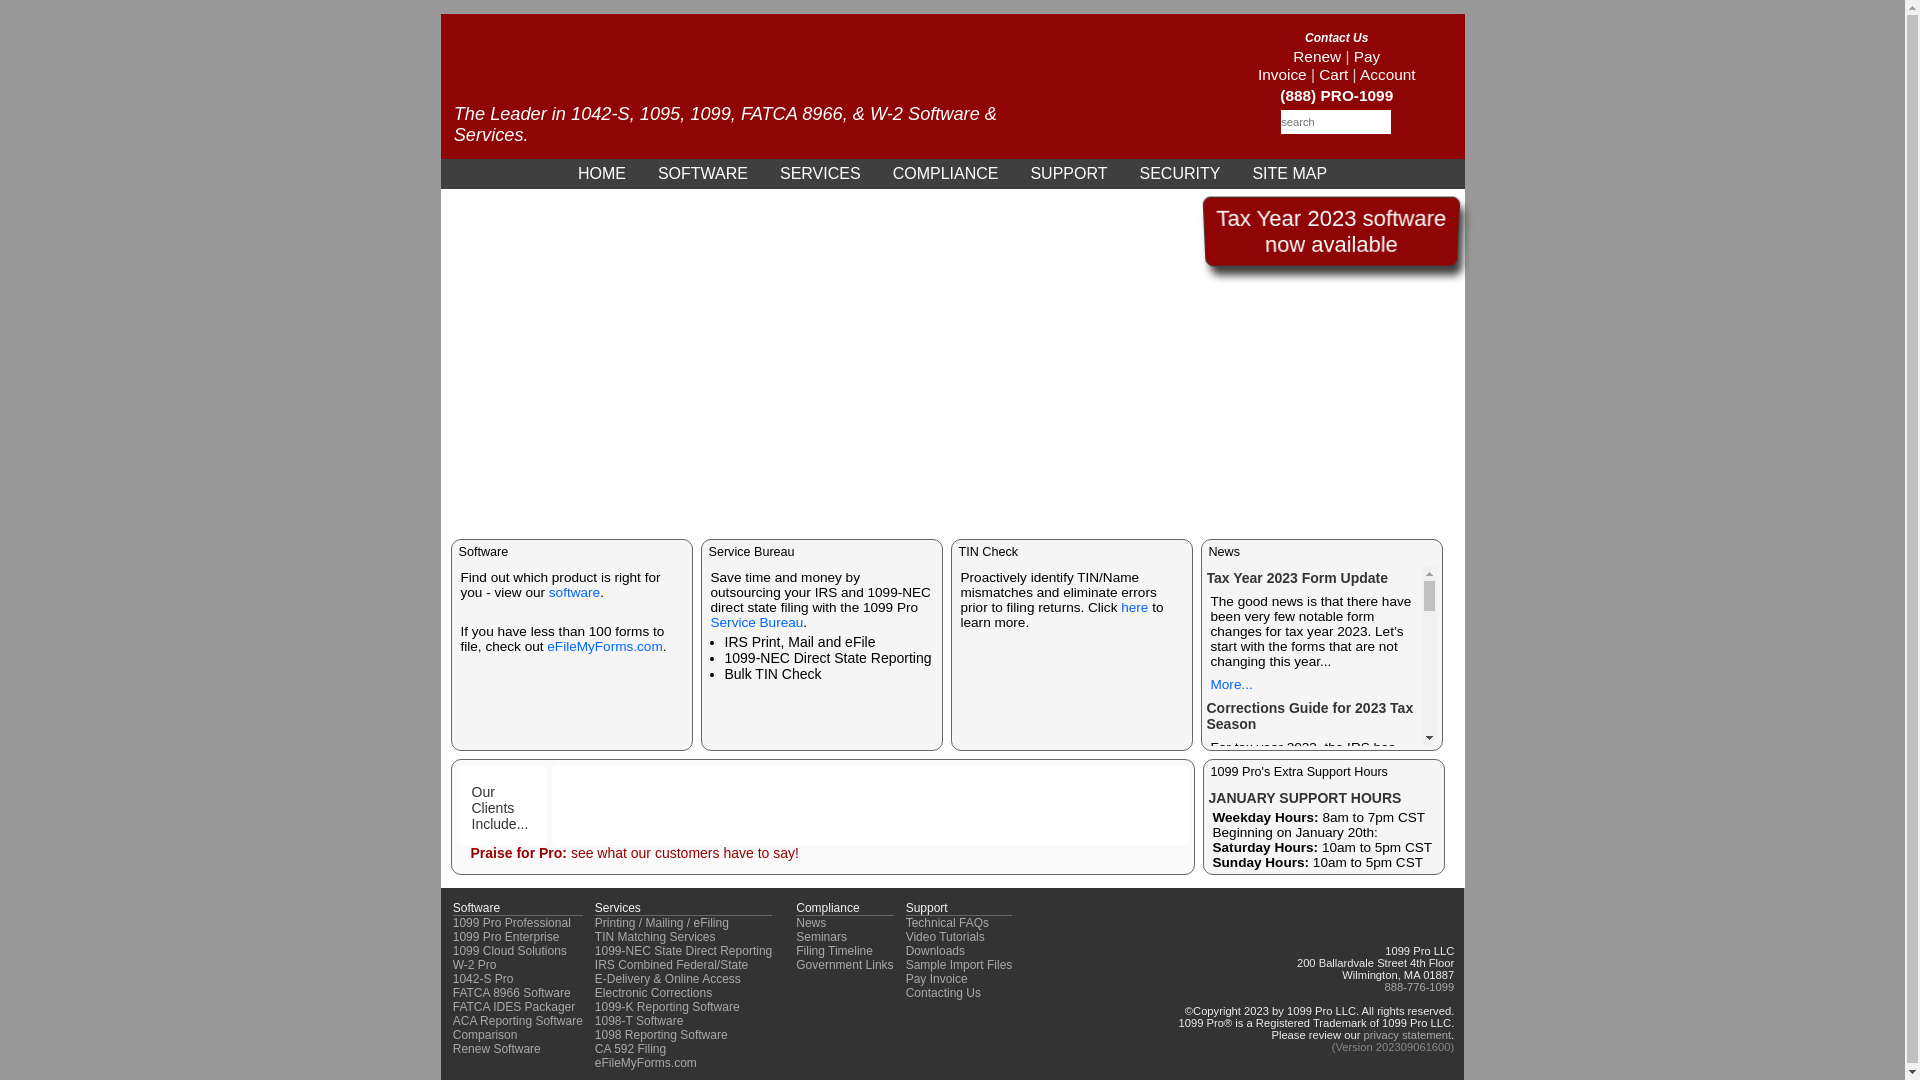 The height and width of the screenshot is (1080, 1920). What do you see at coordinates (710, 621) in the screenshot?
I see `'Service Bureau'` at bounding box center [710, 621].